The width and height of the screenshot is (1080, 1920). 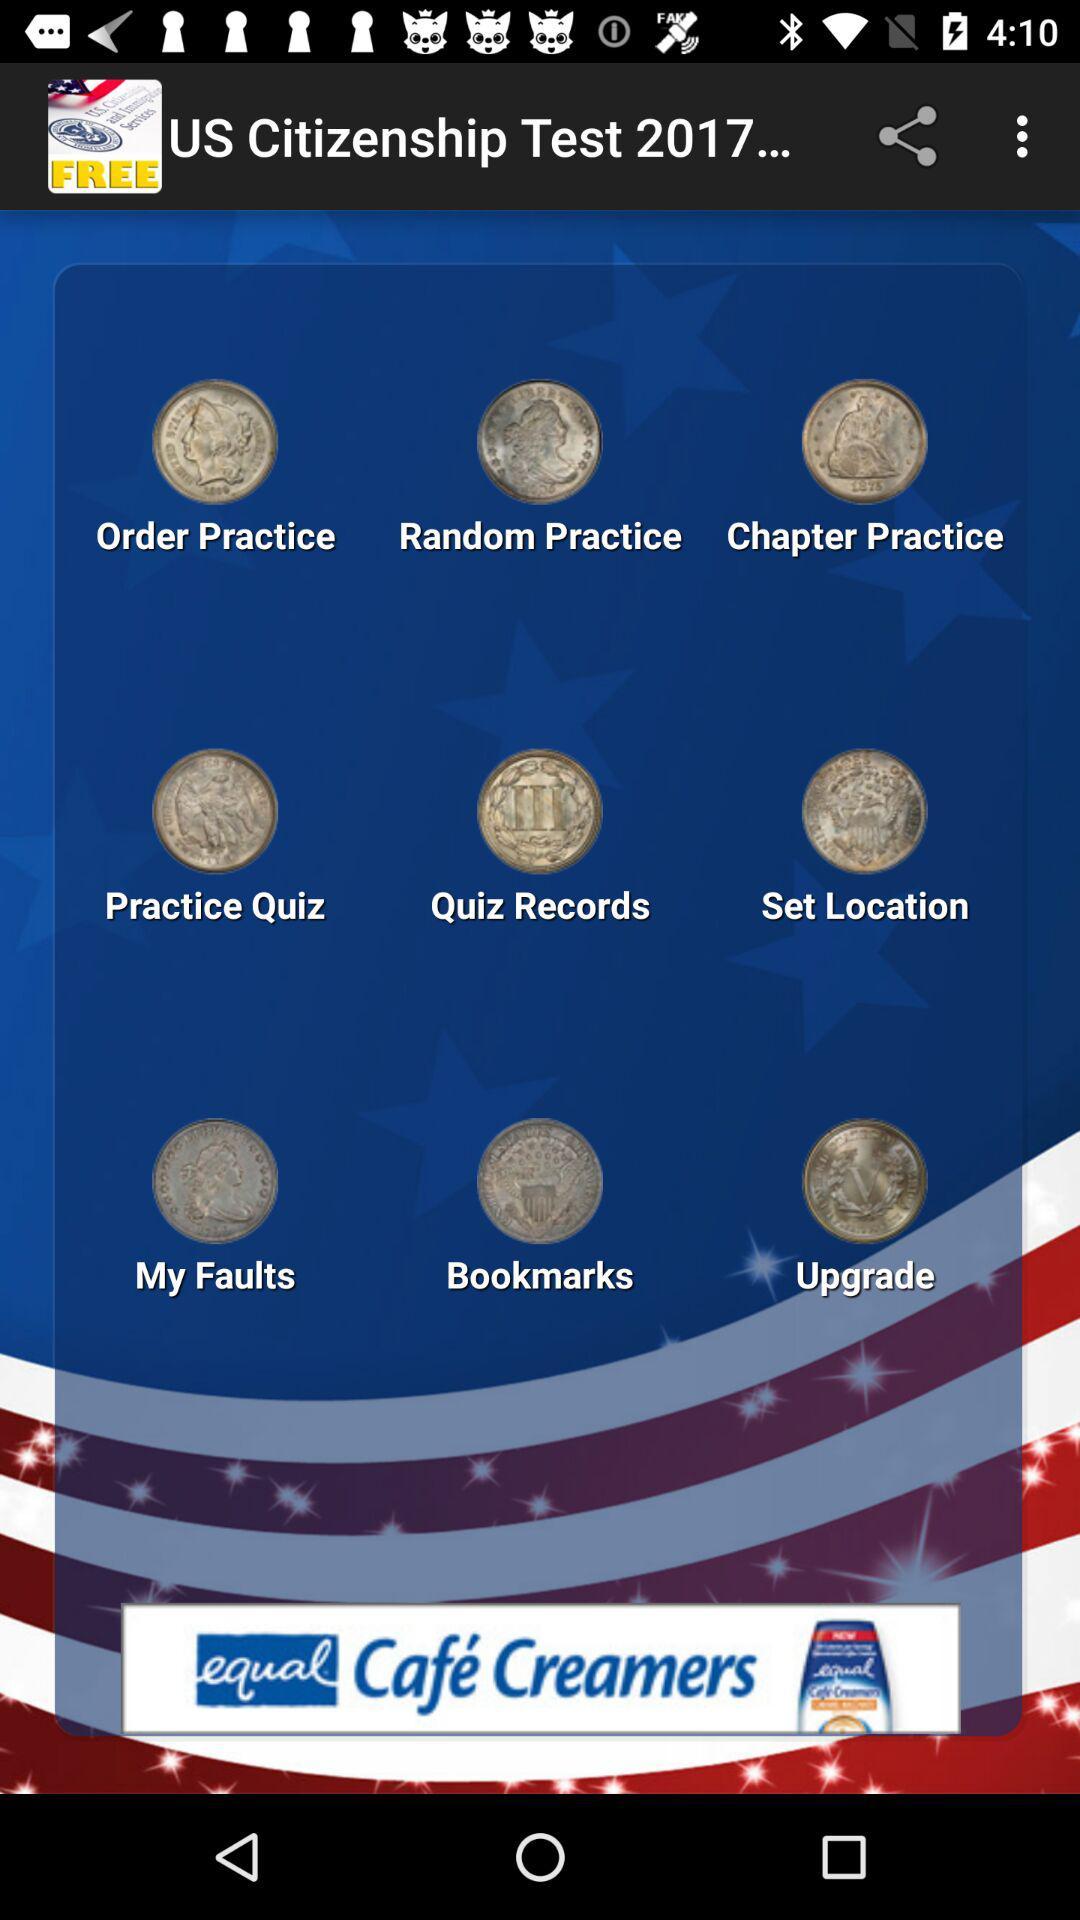 What do you see at coordinates (911, 136) in the screenshot?
I see `share` at bounding box center [911, 136].